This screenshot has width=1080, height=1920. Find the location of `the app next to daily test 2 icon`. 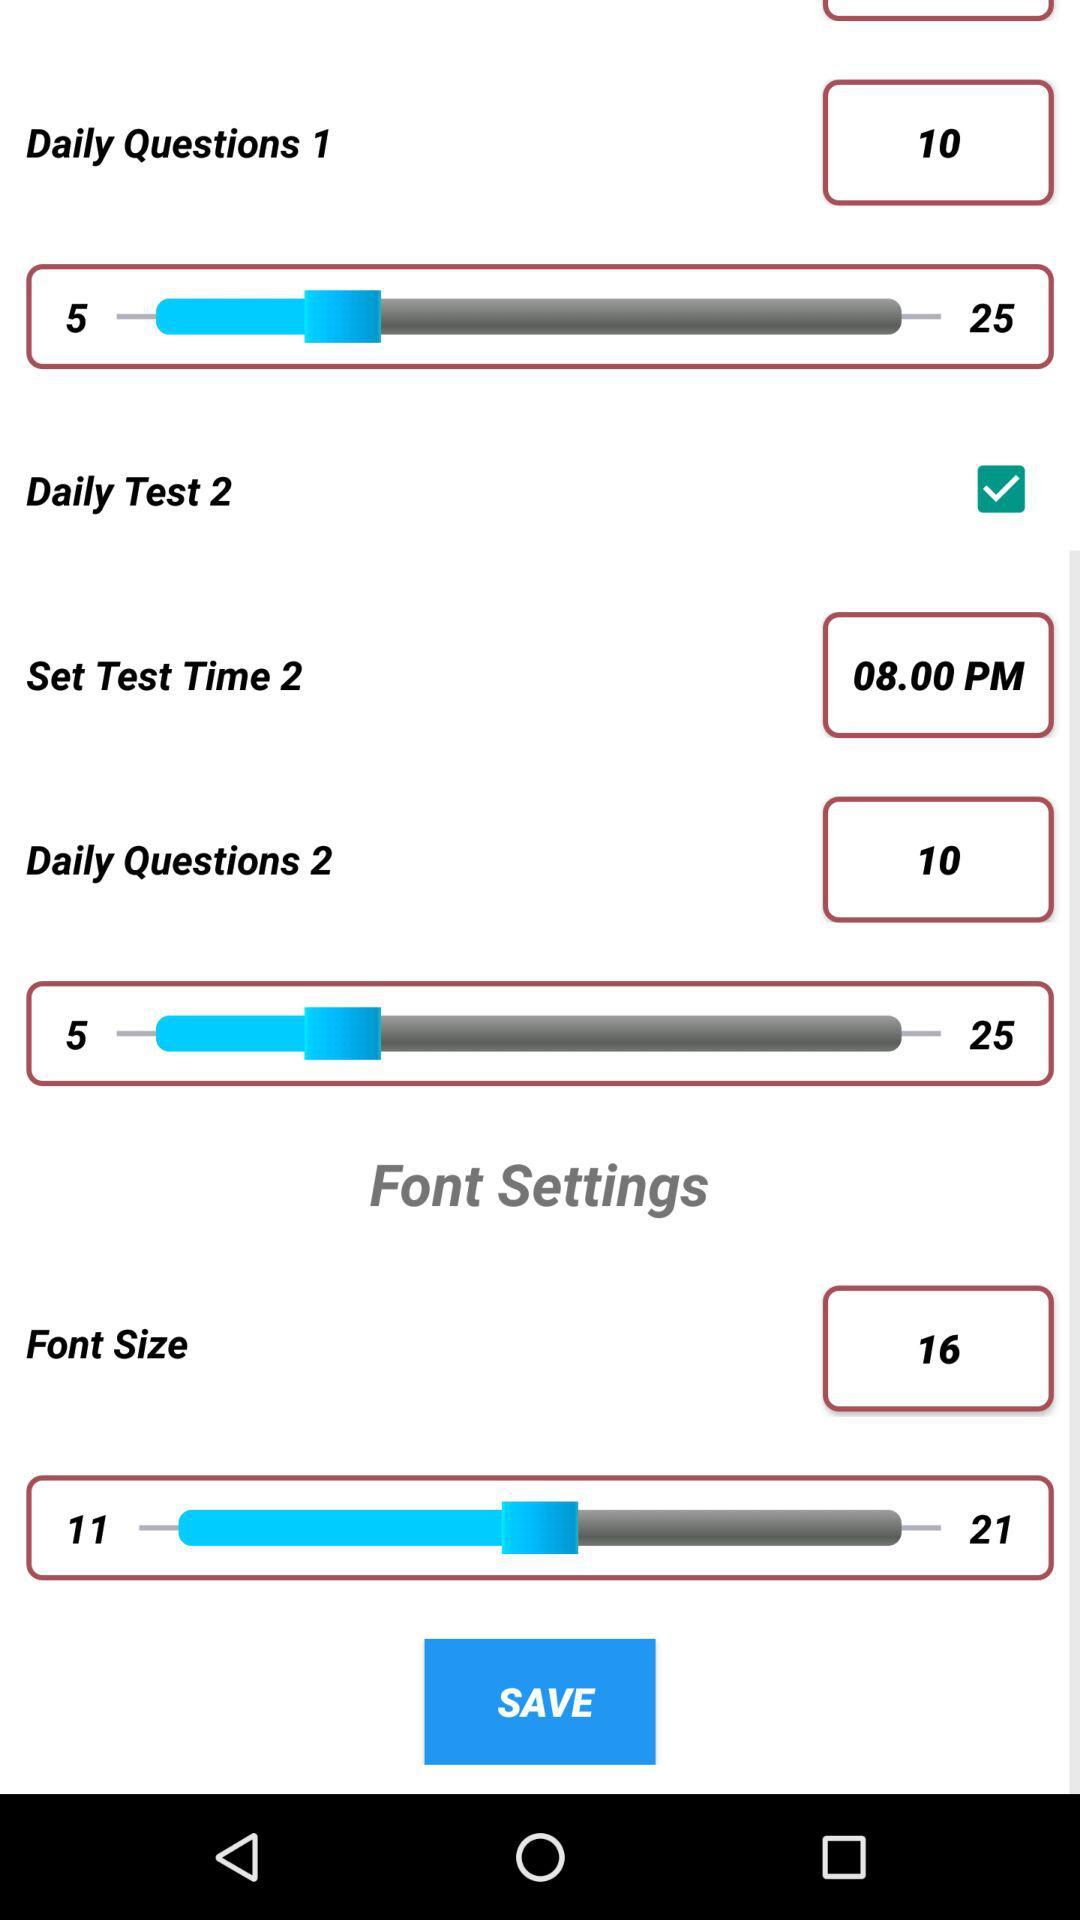

the app next to daily test 2 icon is located at coordinates (1006, 489).